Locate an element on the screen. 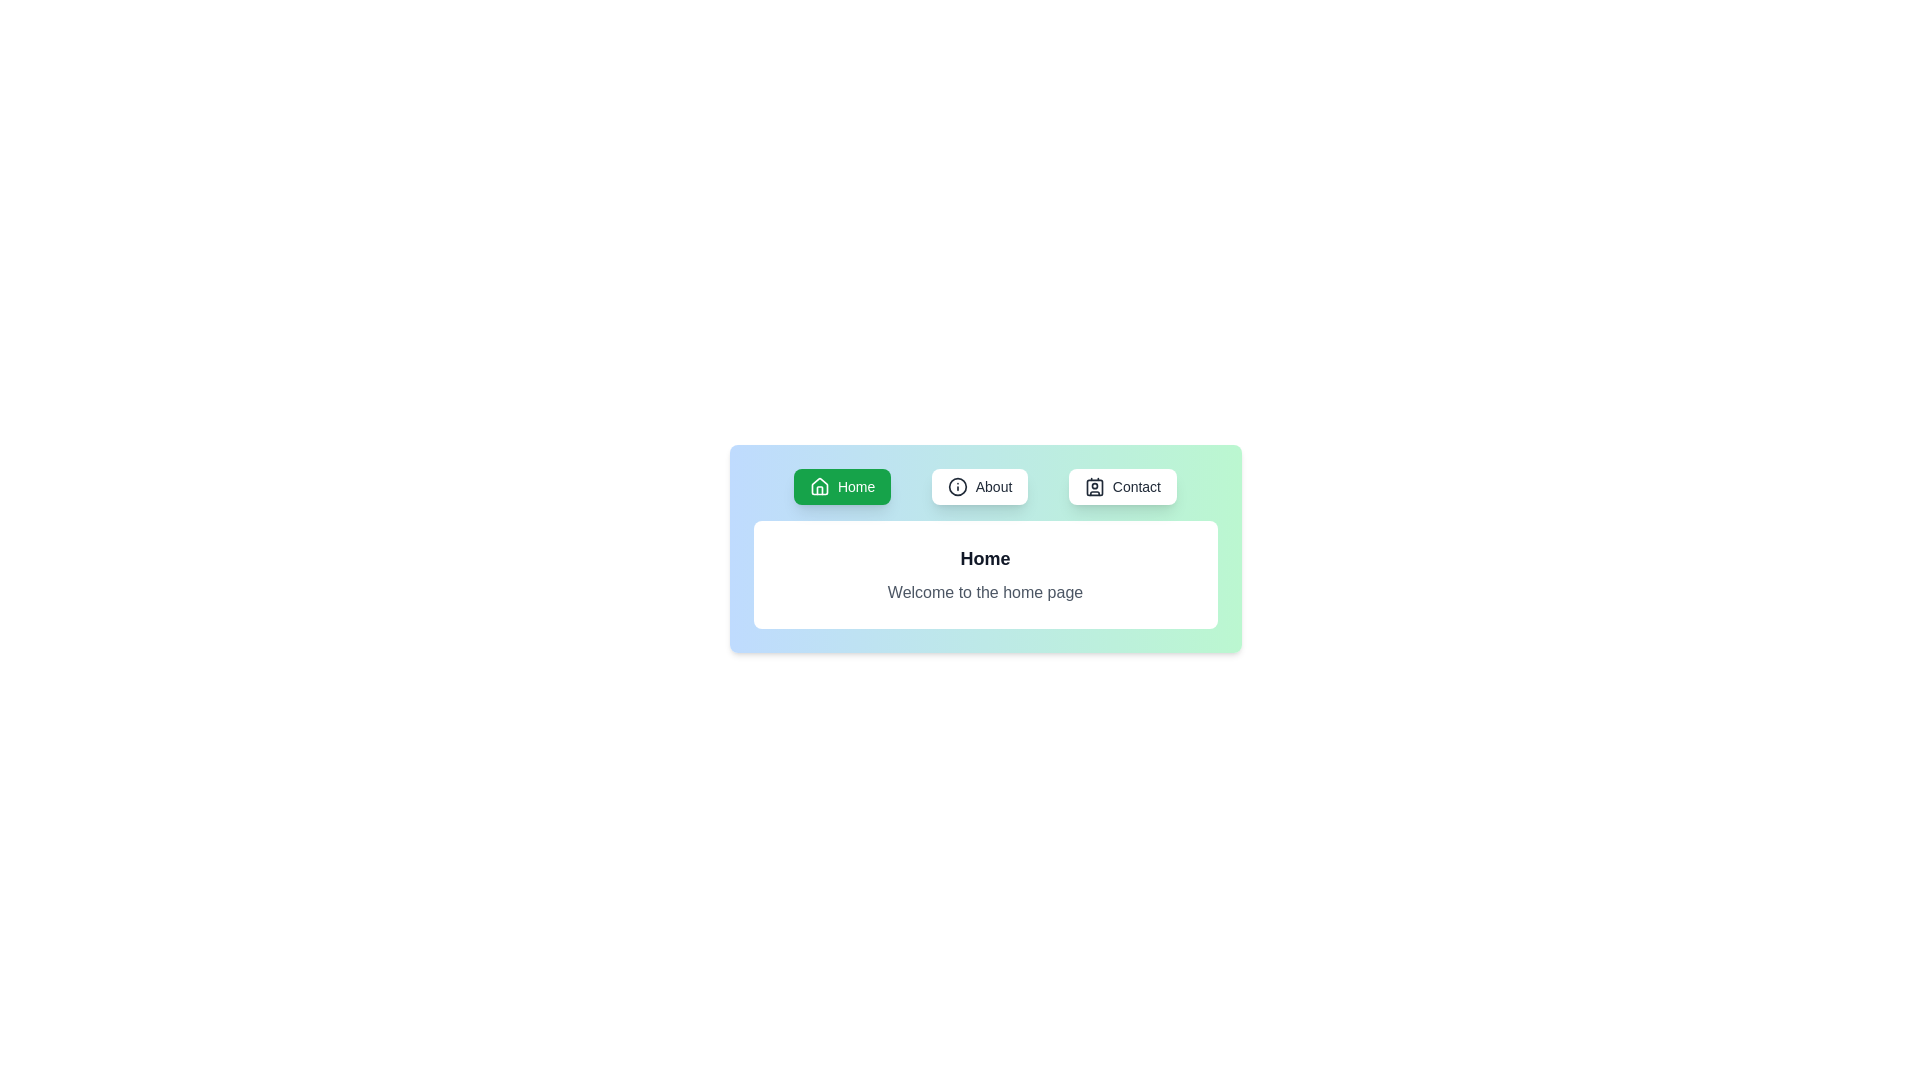  the Contact tab to switch to it is located at coordinates (1122, 486).